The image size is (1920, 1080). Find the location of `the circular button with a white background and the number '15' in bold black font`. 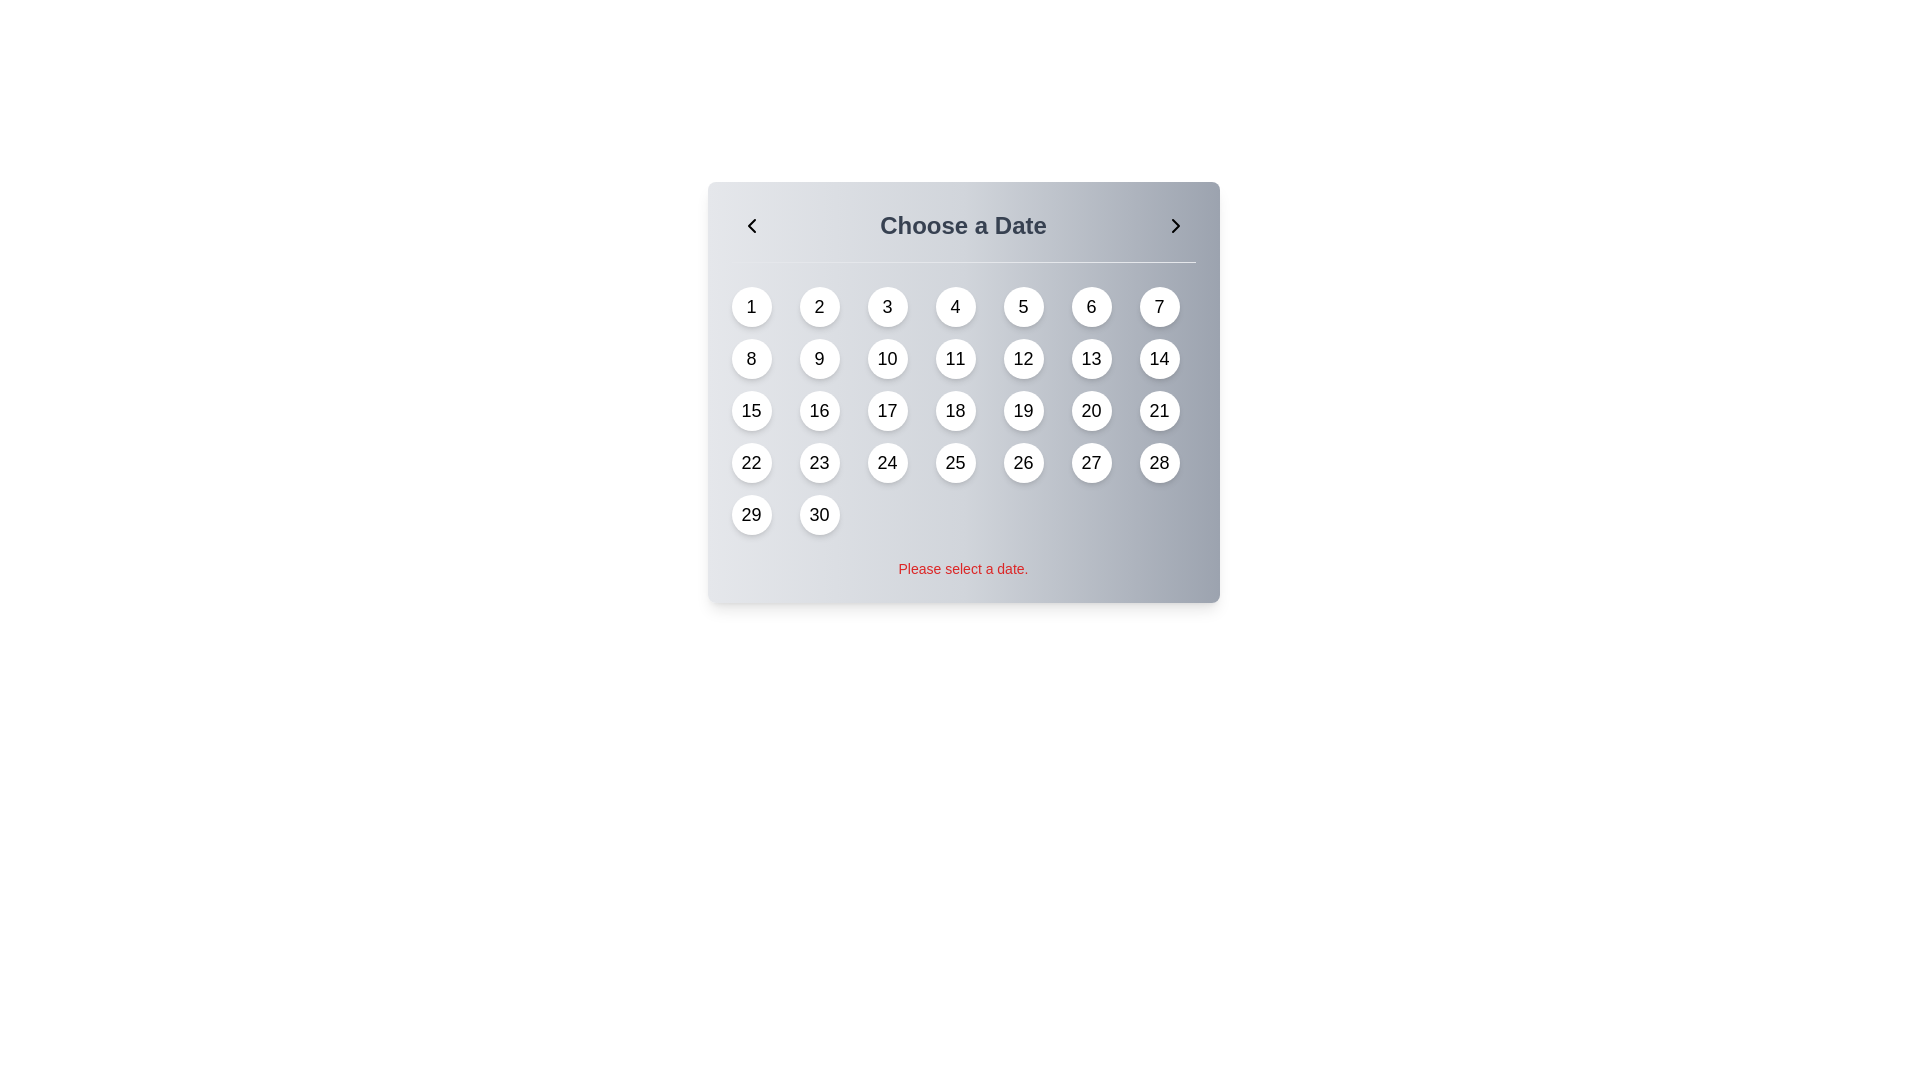

the circular button with a white background and the number '15' in bold black font is located at coordinates (750, 410).